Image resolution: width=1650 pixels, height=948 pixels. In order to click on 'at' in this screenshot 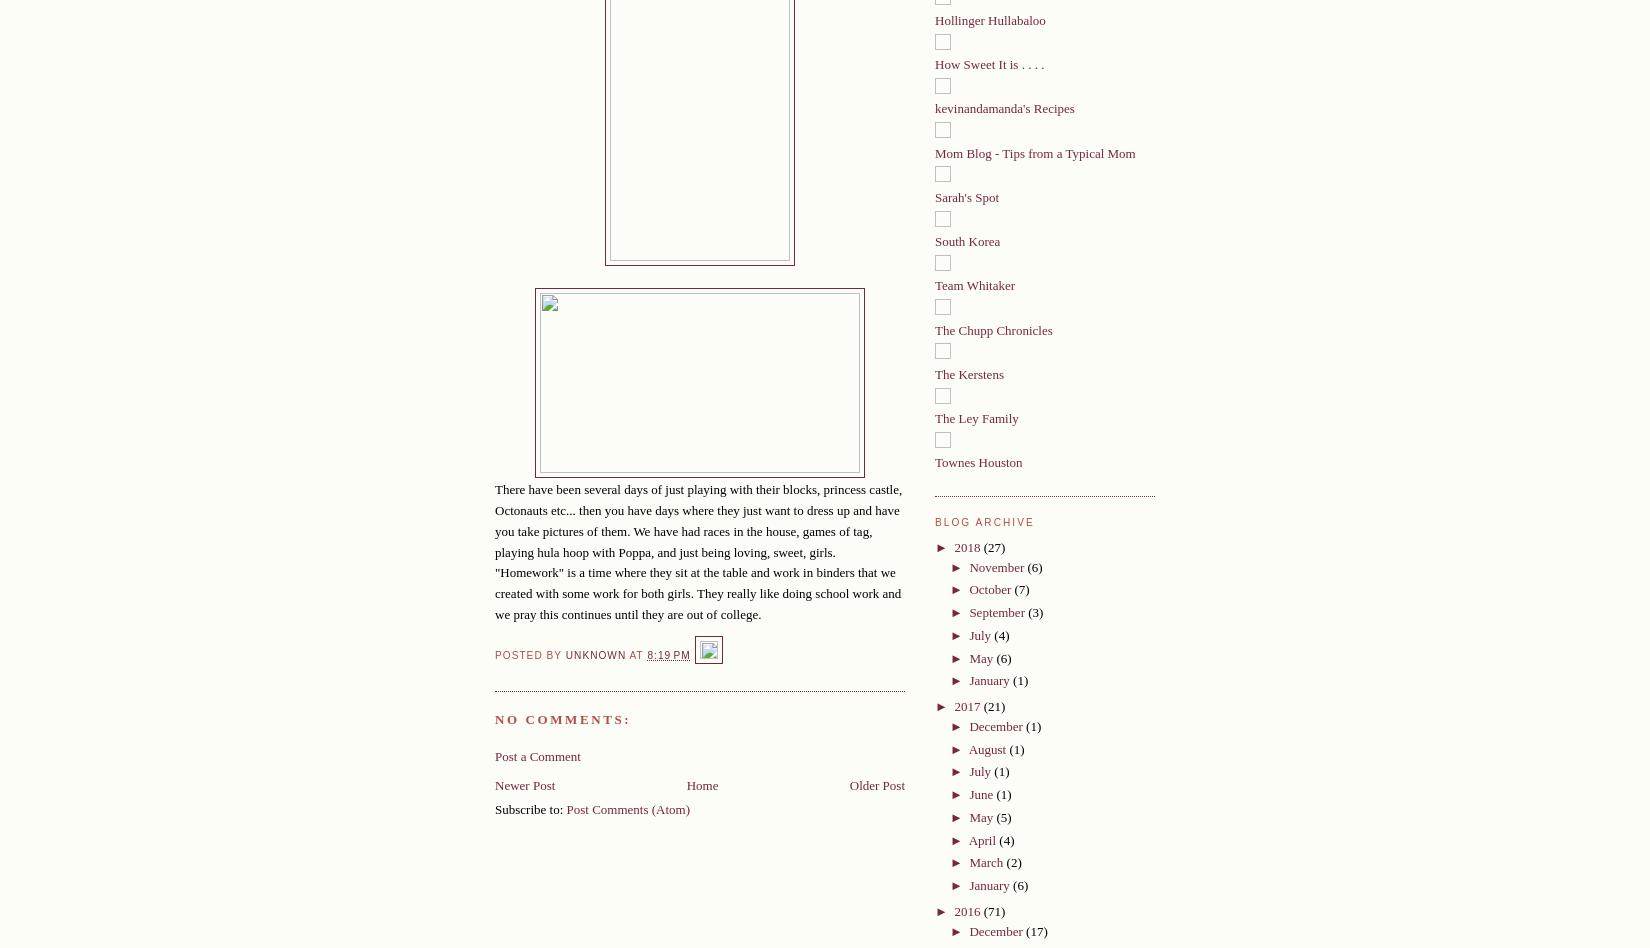, I will do `click(627, 653)`.